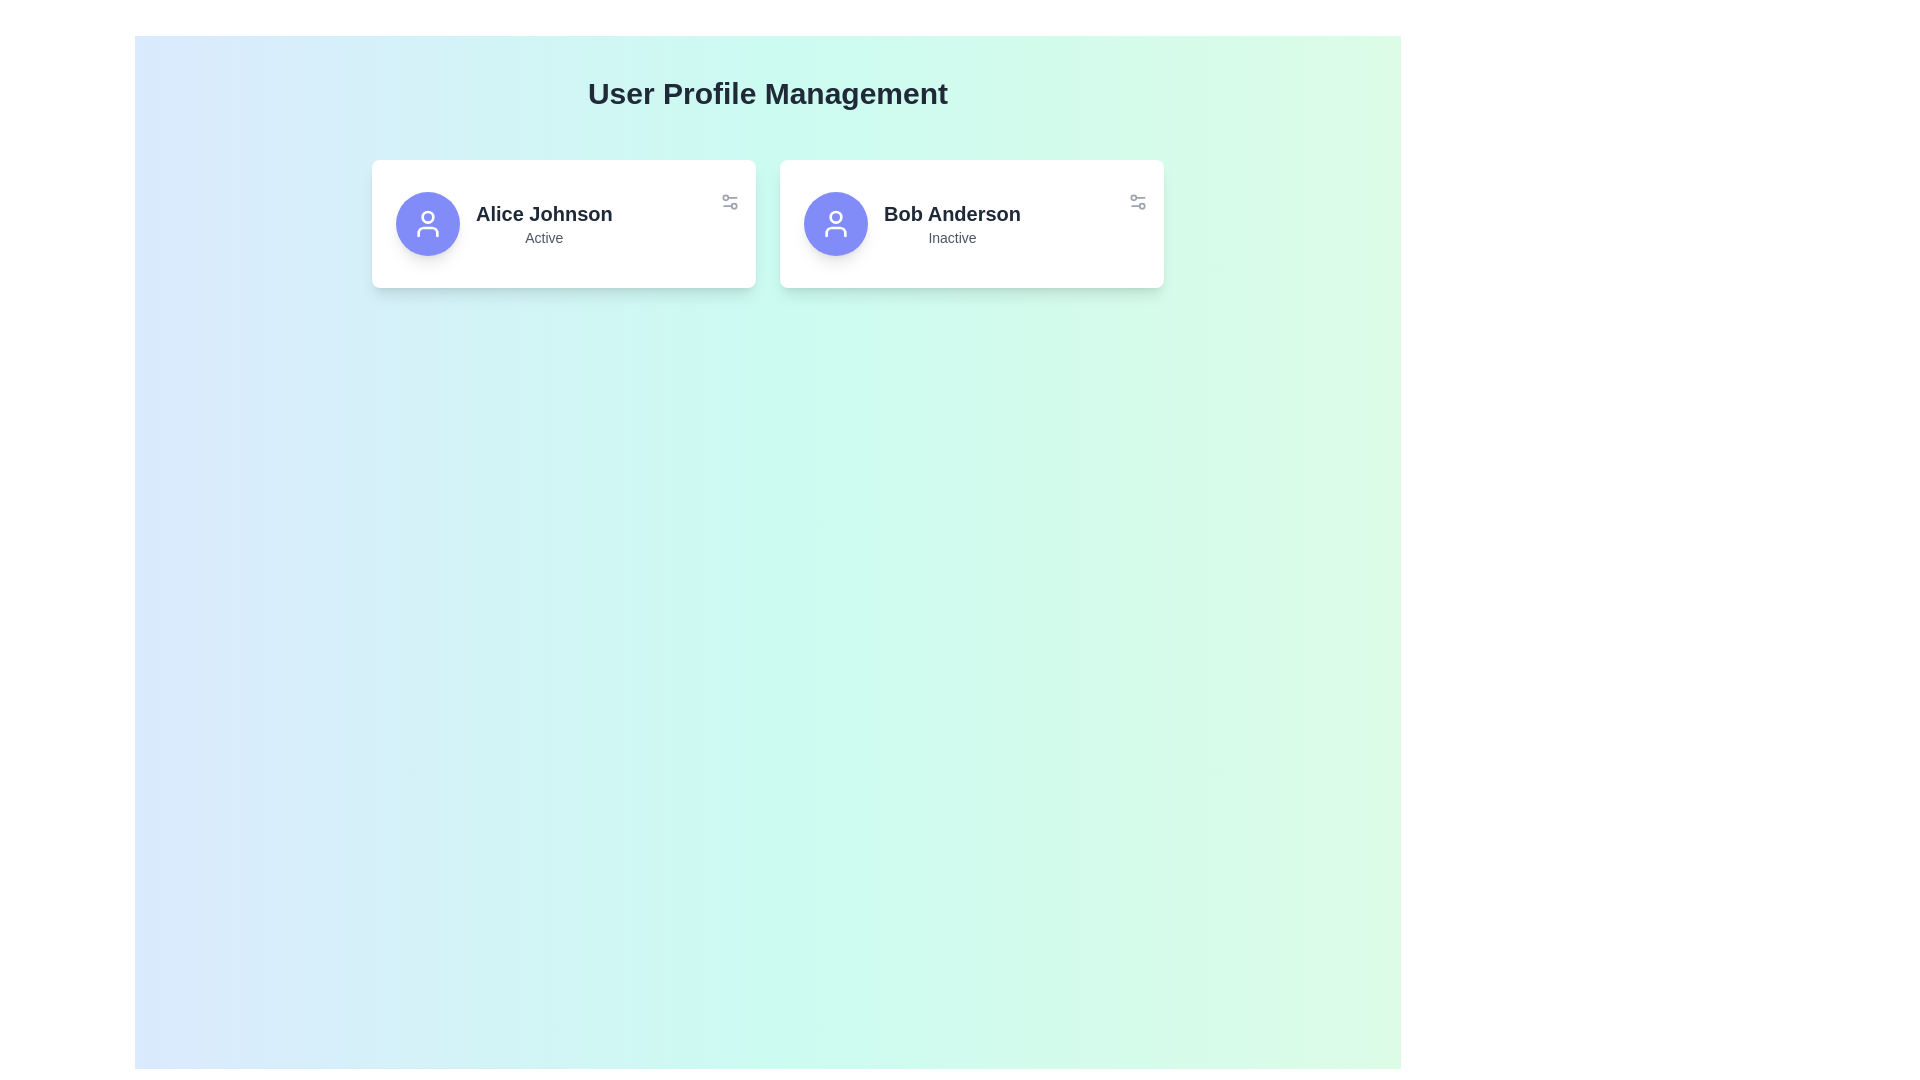  Describe the element at coordinates (1137, 201) in the screenshot. I see `the settings icon in the top right corner of the card for 'Bob Anderson' to change its color` at that location.